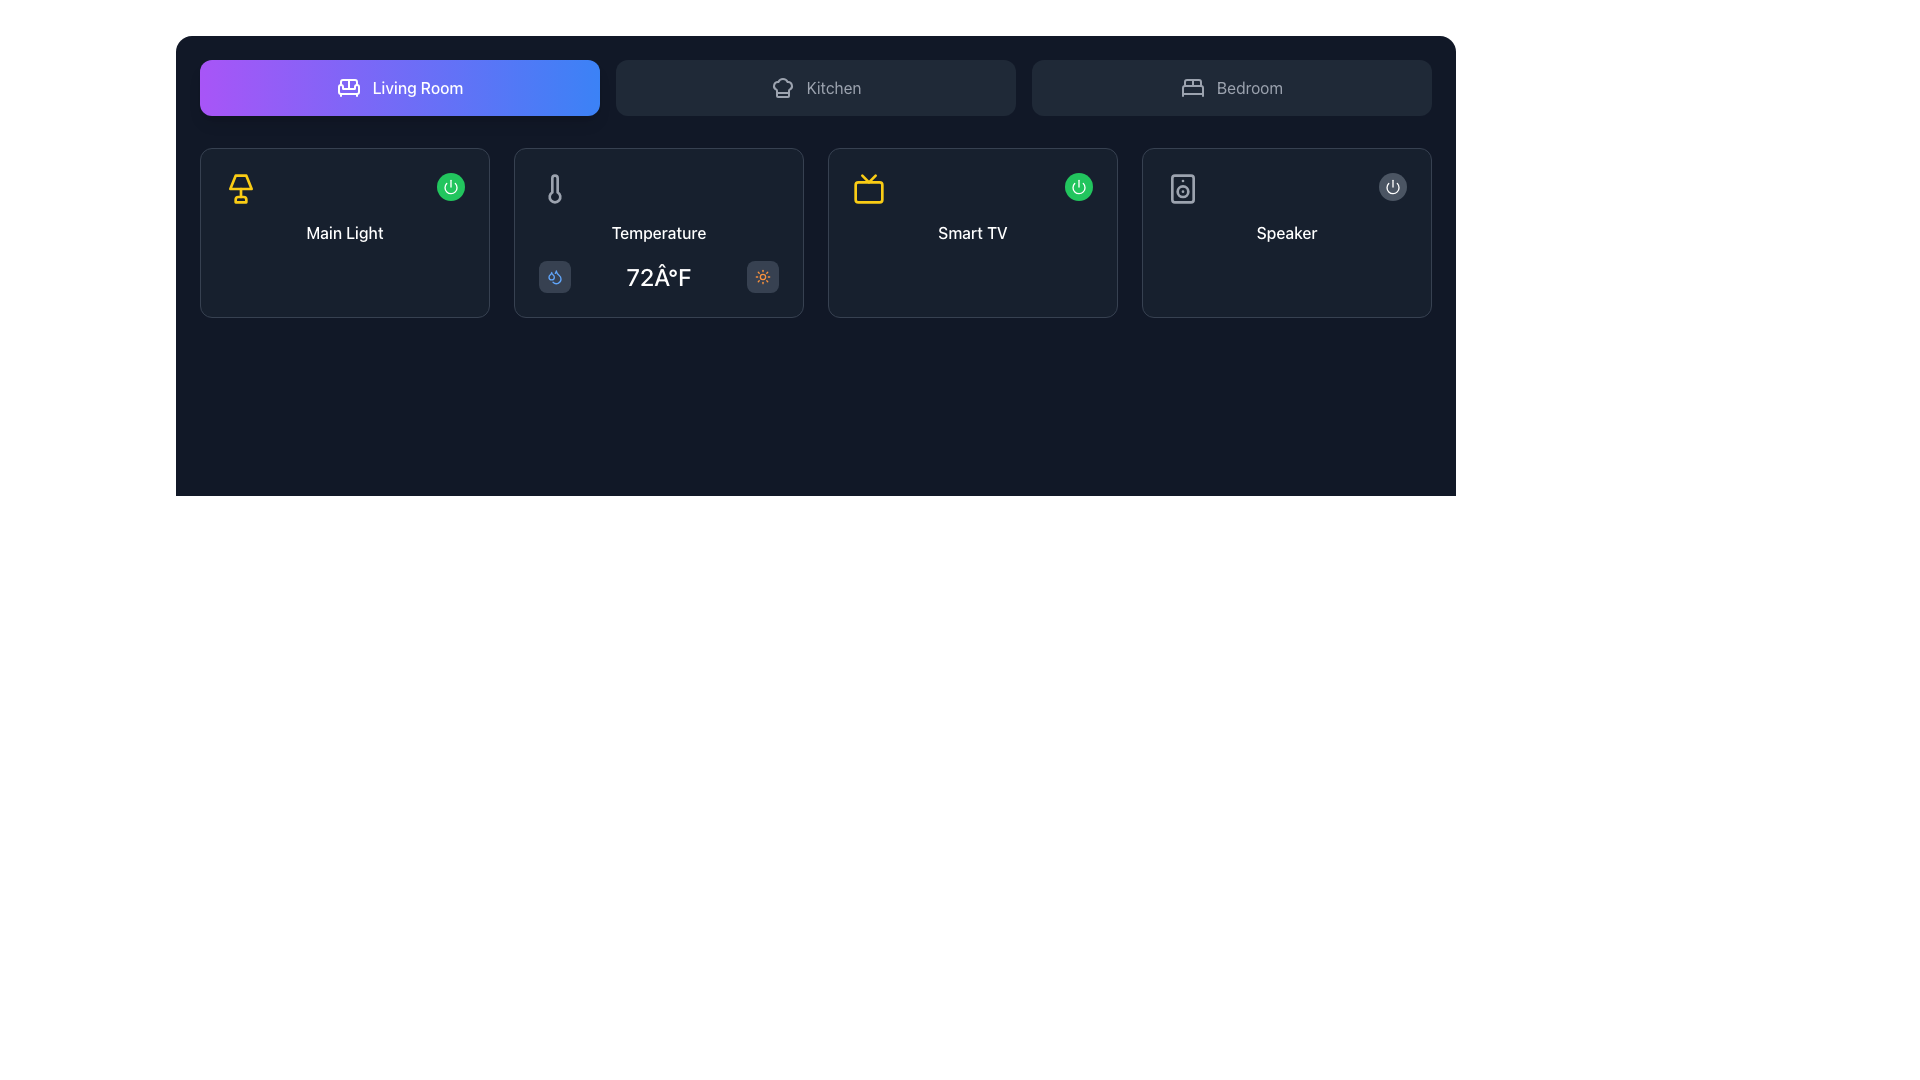 Image resolution: width=1920 pixels, height=1080 pixels. Describe the element at coordinates (1391, 188) in the screenshot. I see `the icon representing a status within the 'Speaker' card located in the Bedroom section, positioned near the upper-right corner of the card` at that location.